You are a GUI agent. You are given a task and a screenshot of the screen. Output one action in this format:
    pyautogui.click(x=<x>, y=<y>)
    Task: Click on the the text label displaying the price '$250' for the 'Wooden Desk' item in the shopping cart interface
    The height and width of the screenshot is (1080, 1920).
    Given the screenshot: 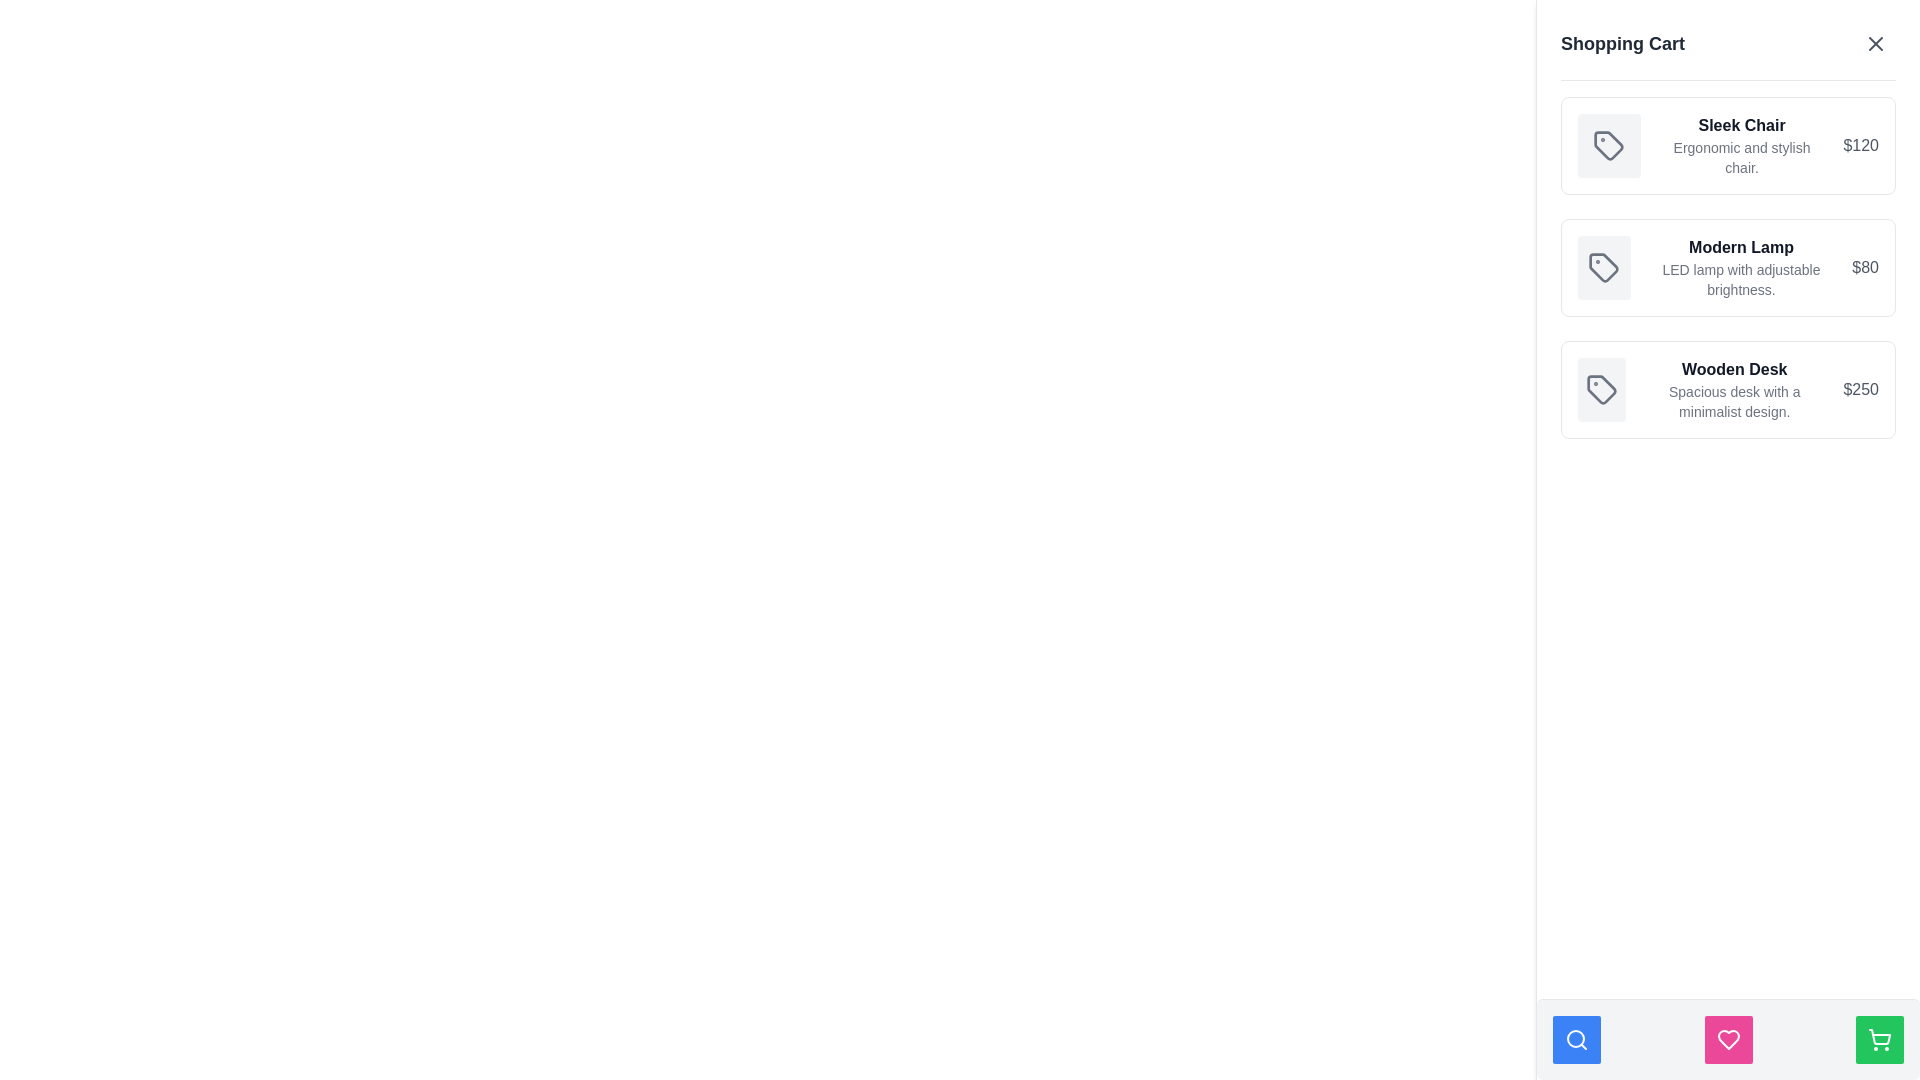 What is the action you would take?
    pyautogui.click(x=1860, y=389)
    